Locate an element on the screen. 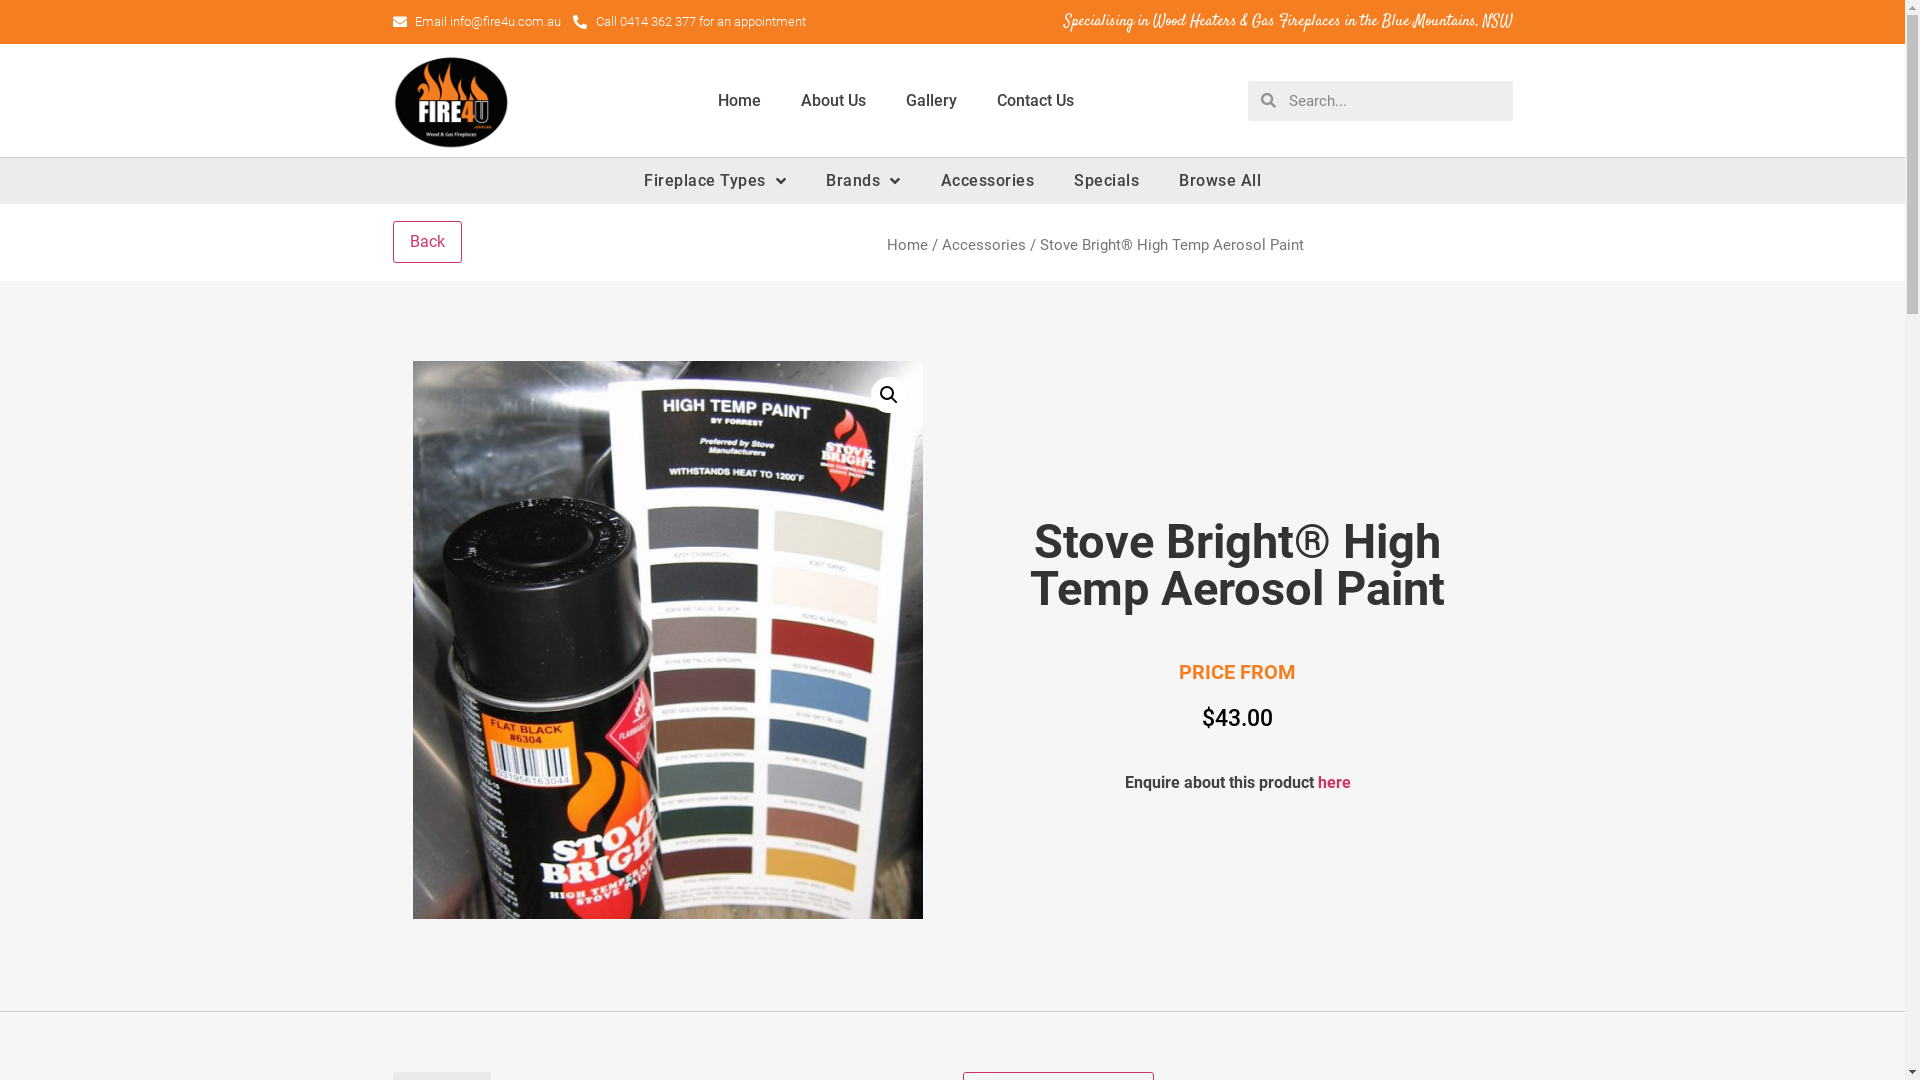  'Gallery' is located at coordinates (885, 100).